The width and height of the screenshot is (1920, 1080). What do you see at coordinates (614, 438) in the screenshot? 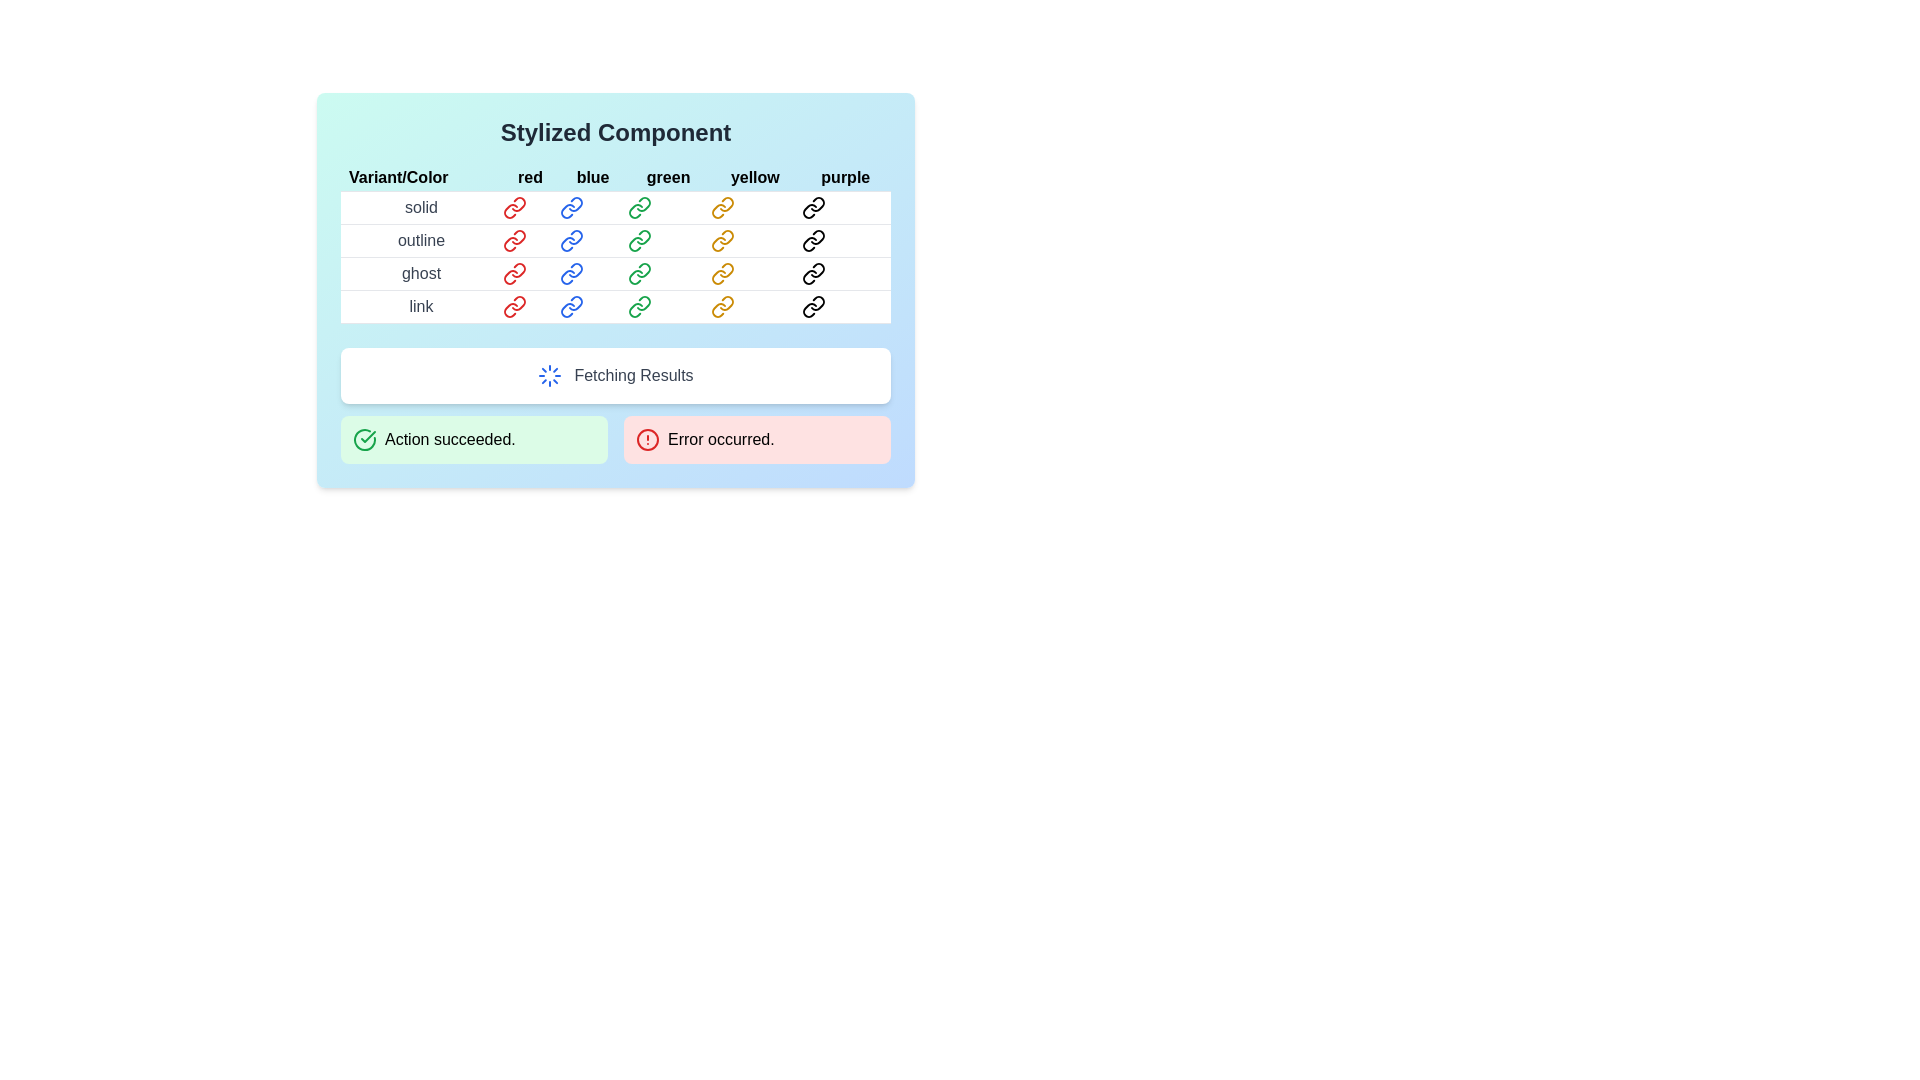
I see `the horizontally aligned grid containing styled status messages, which features a green section stating 'Action succeeded.' and a red section stating 'Error occurred.'` at bounding box center [614, 438].